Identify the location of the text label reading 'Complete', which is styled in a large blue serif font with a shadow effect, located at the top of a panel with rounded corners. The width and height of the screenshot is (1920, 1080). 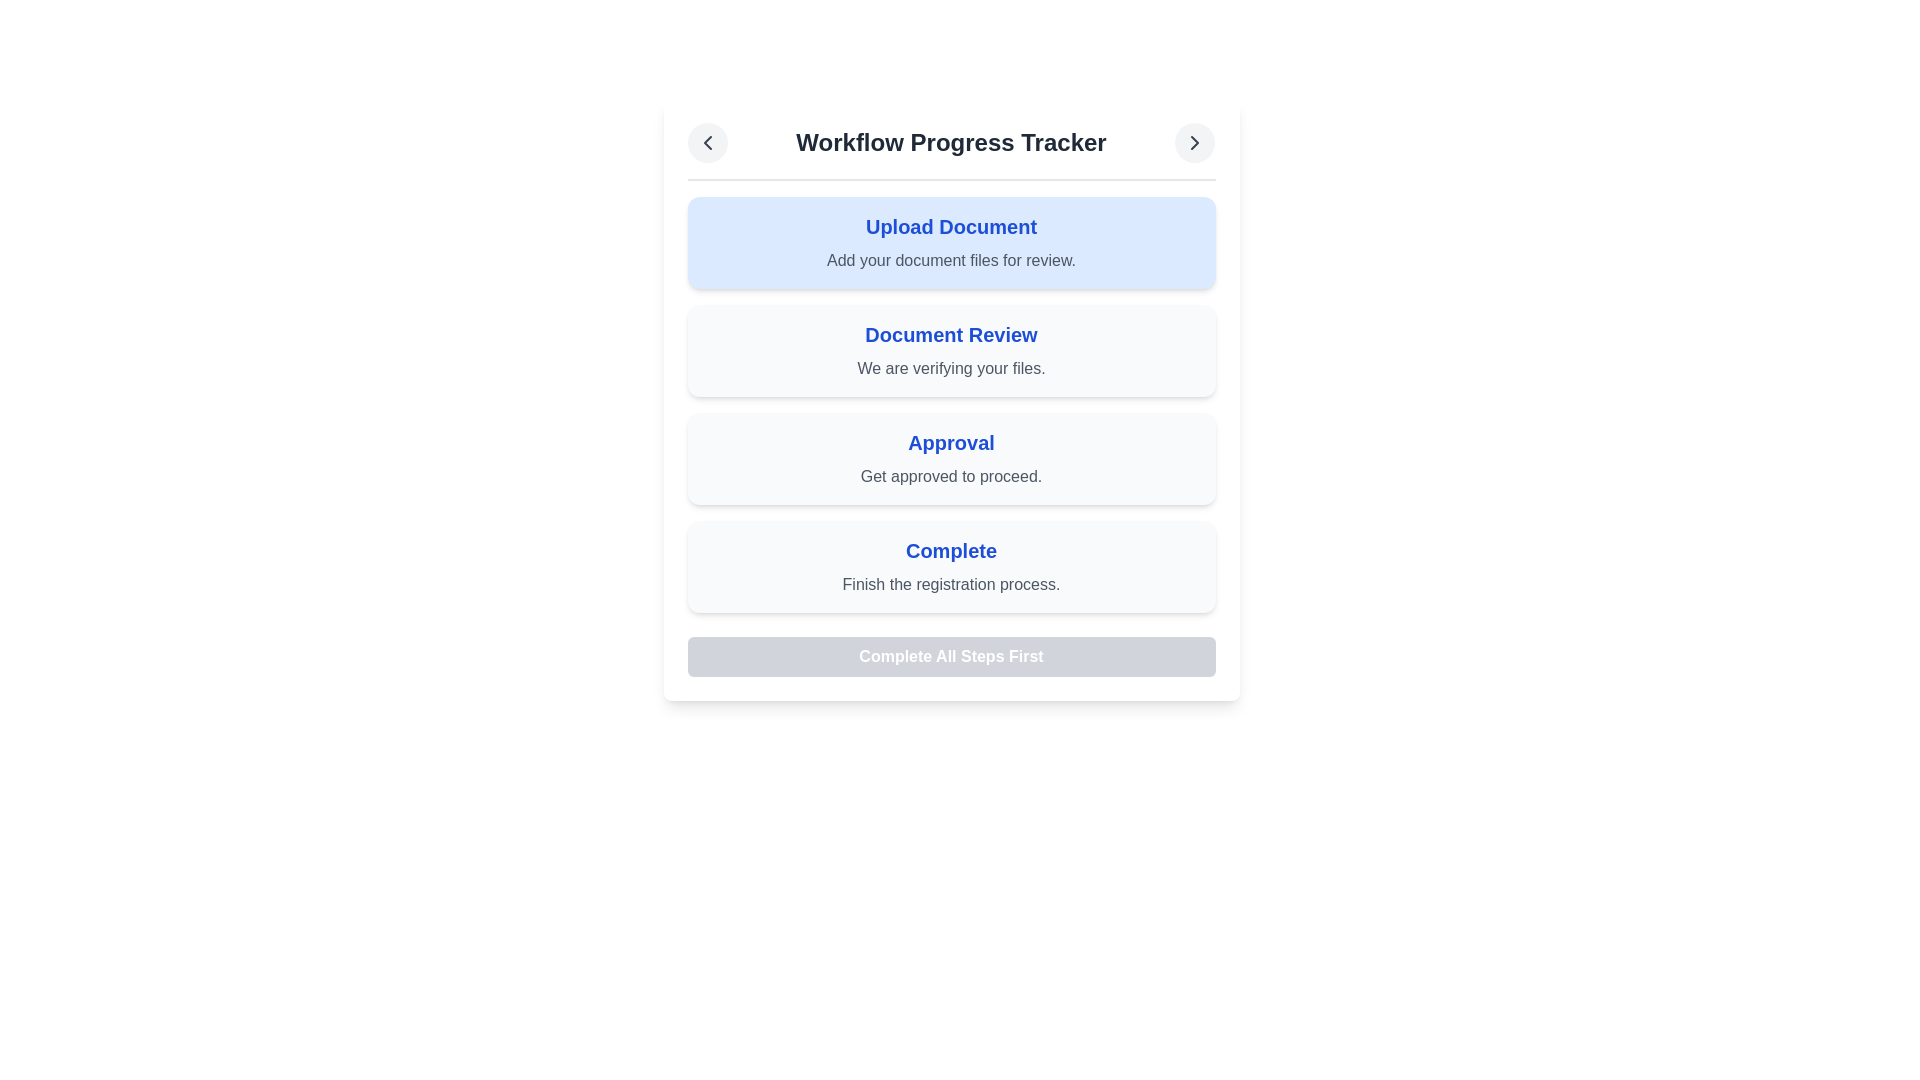
(950, 551).